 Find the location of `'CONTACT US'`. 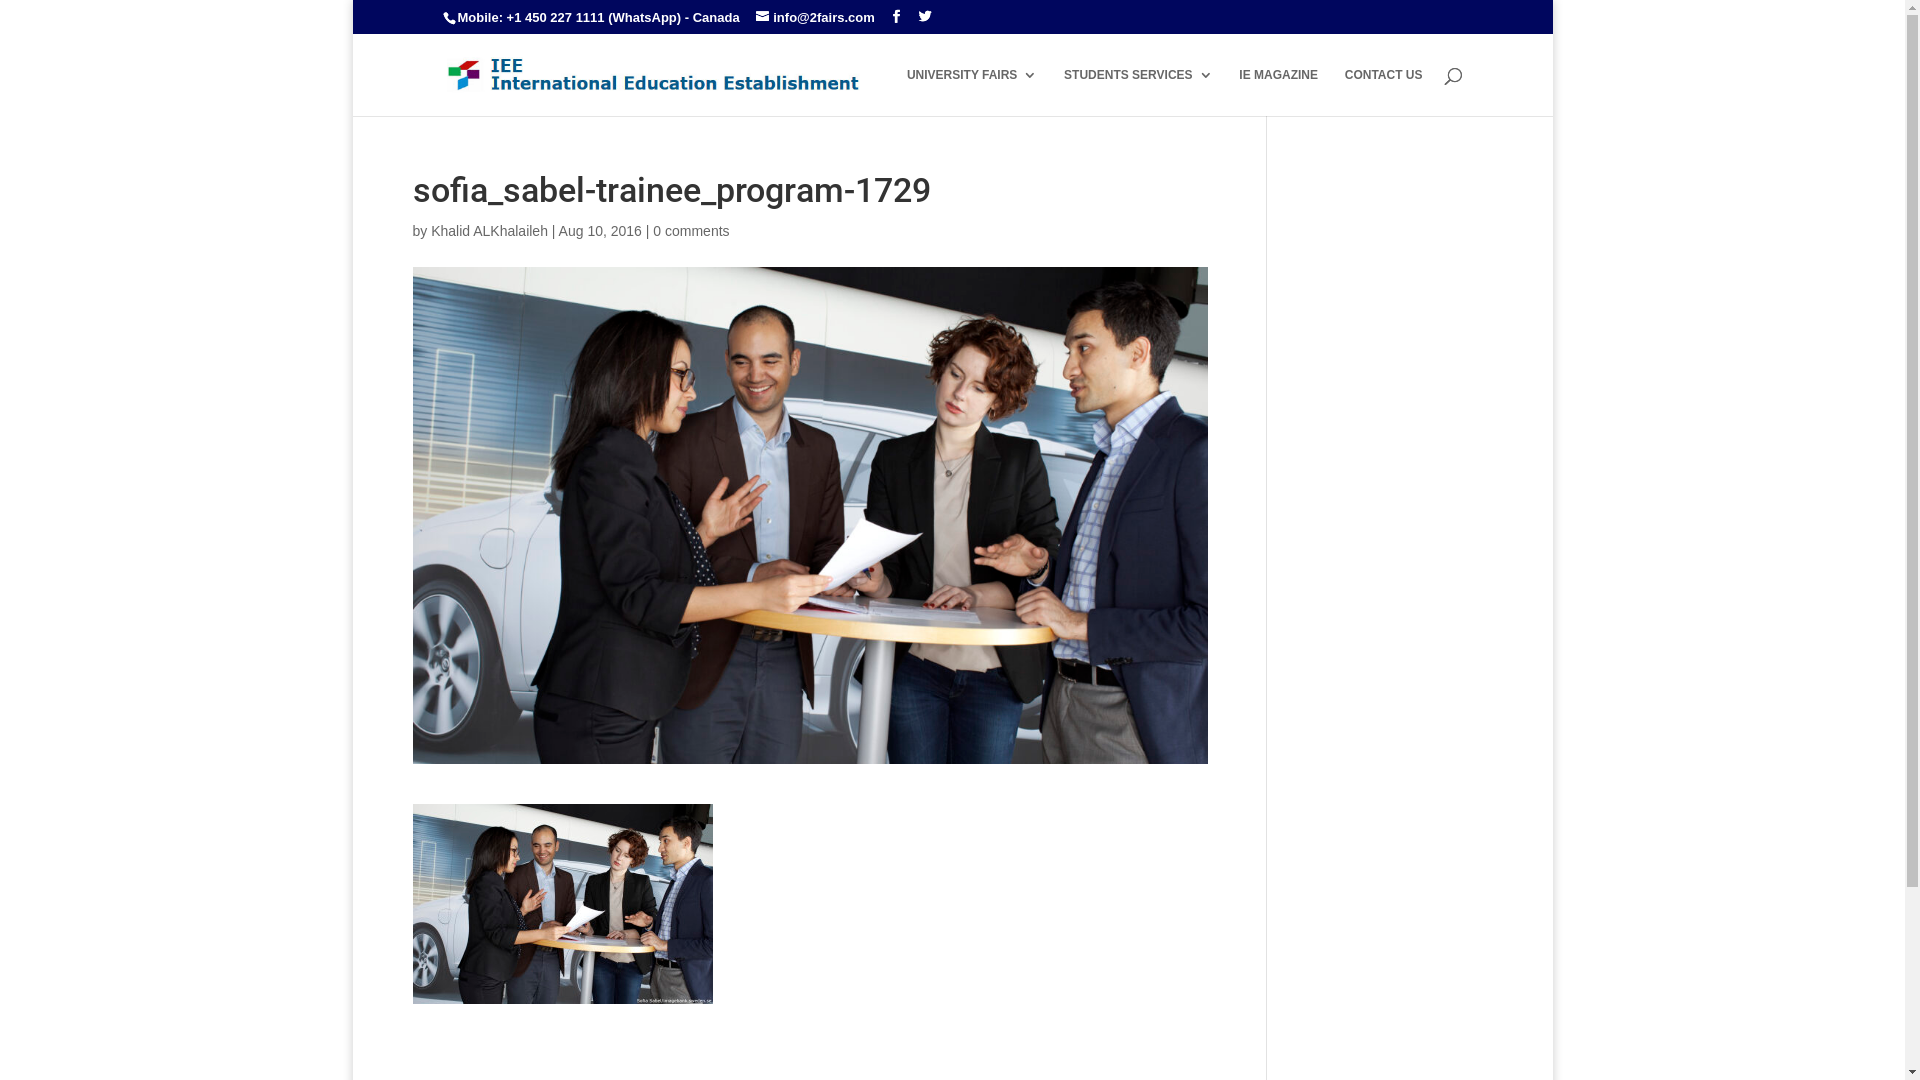

'CONTACT US' is located at coordinates (1382, 92).